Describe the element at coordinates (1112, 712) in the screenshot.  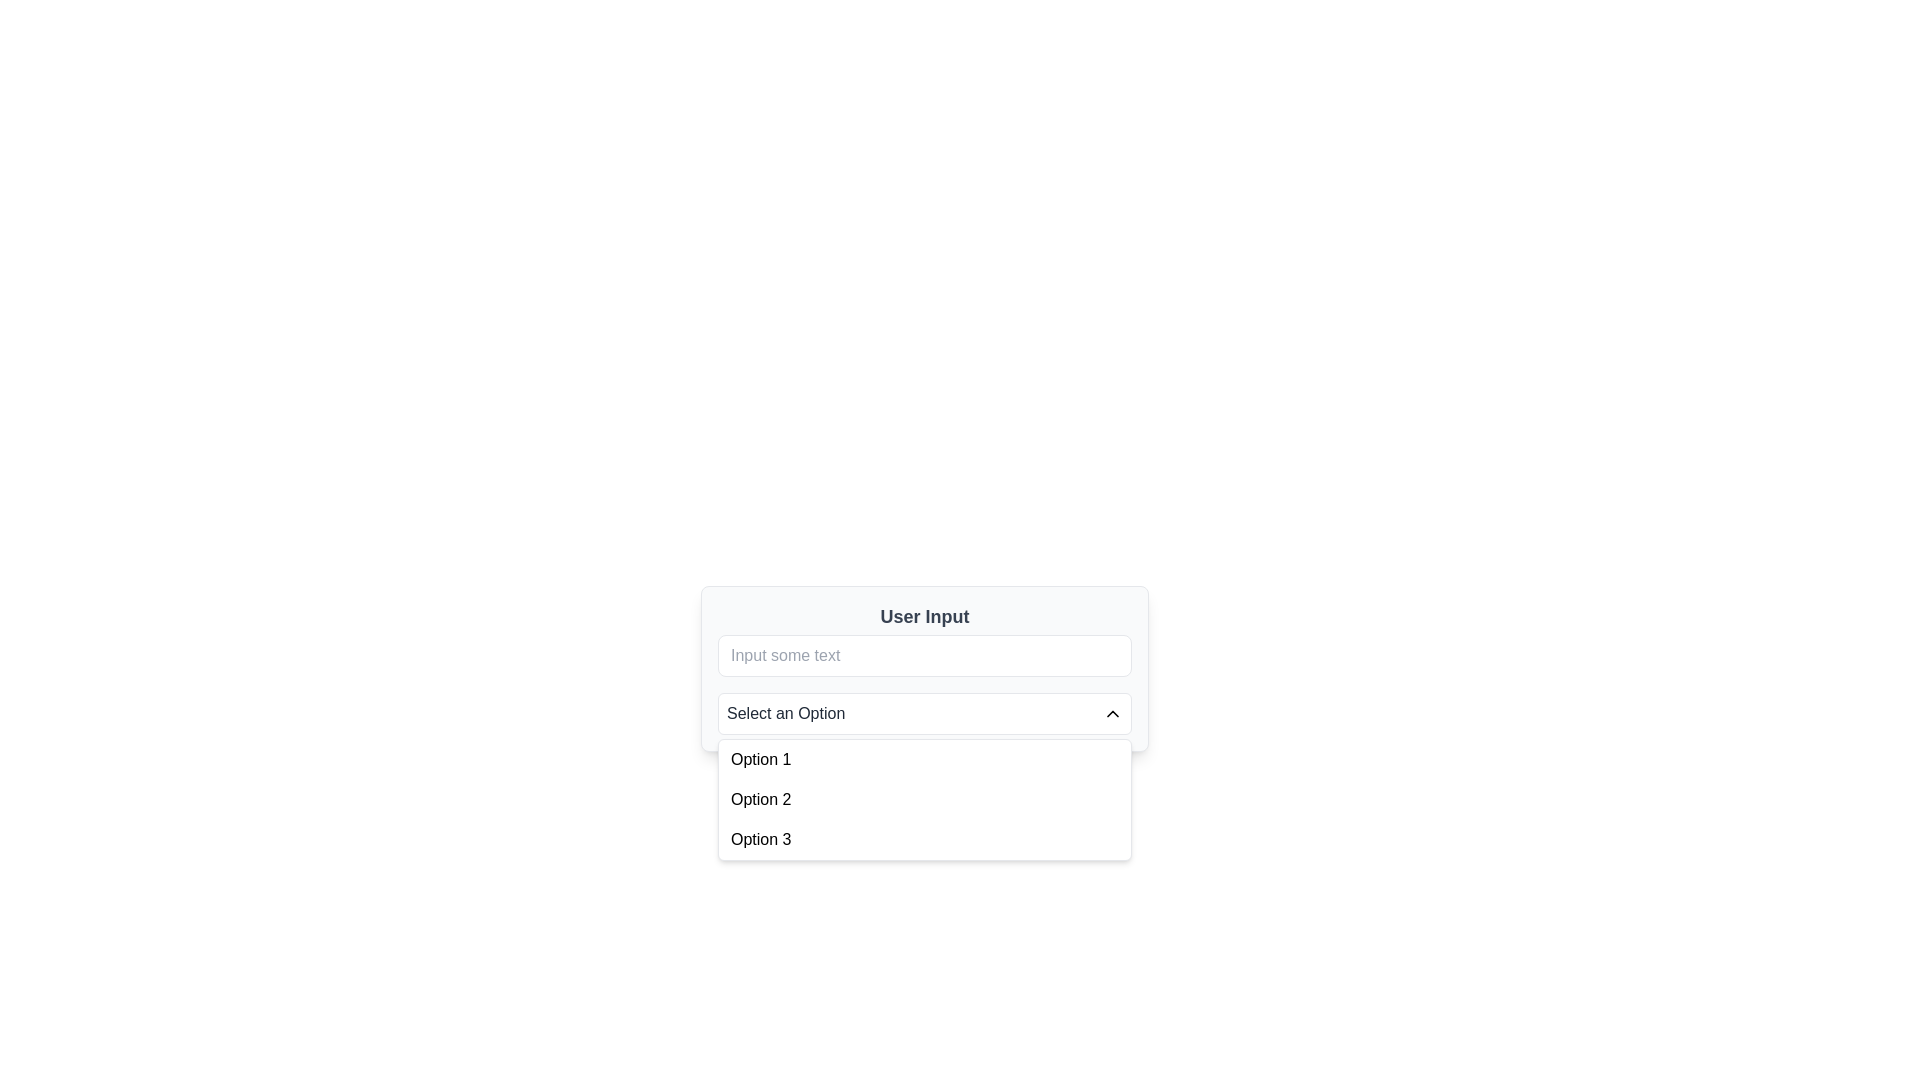
I see `the chevron-up icon next to the 'Select an Option' label` at that location.